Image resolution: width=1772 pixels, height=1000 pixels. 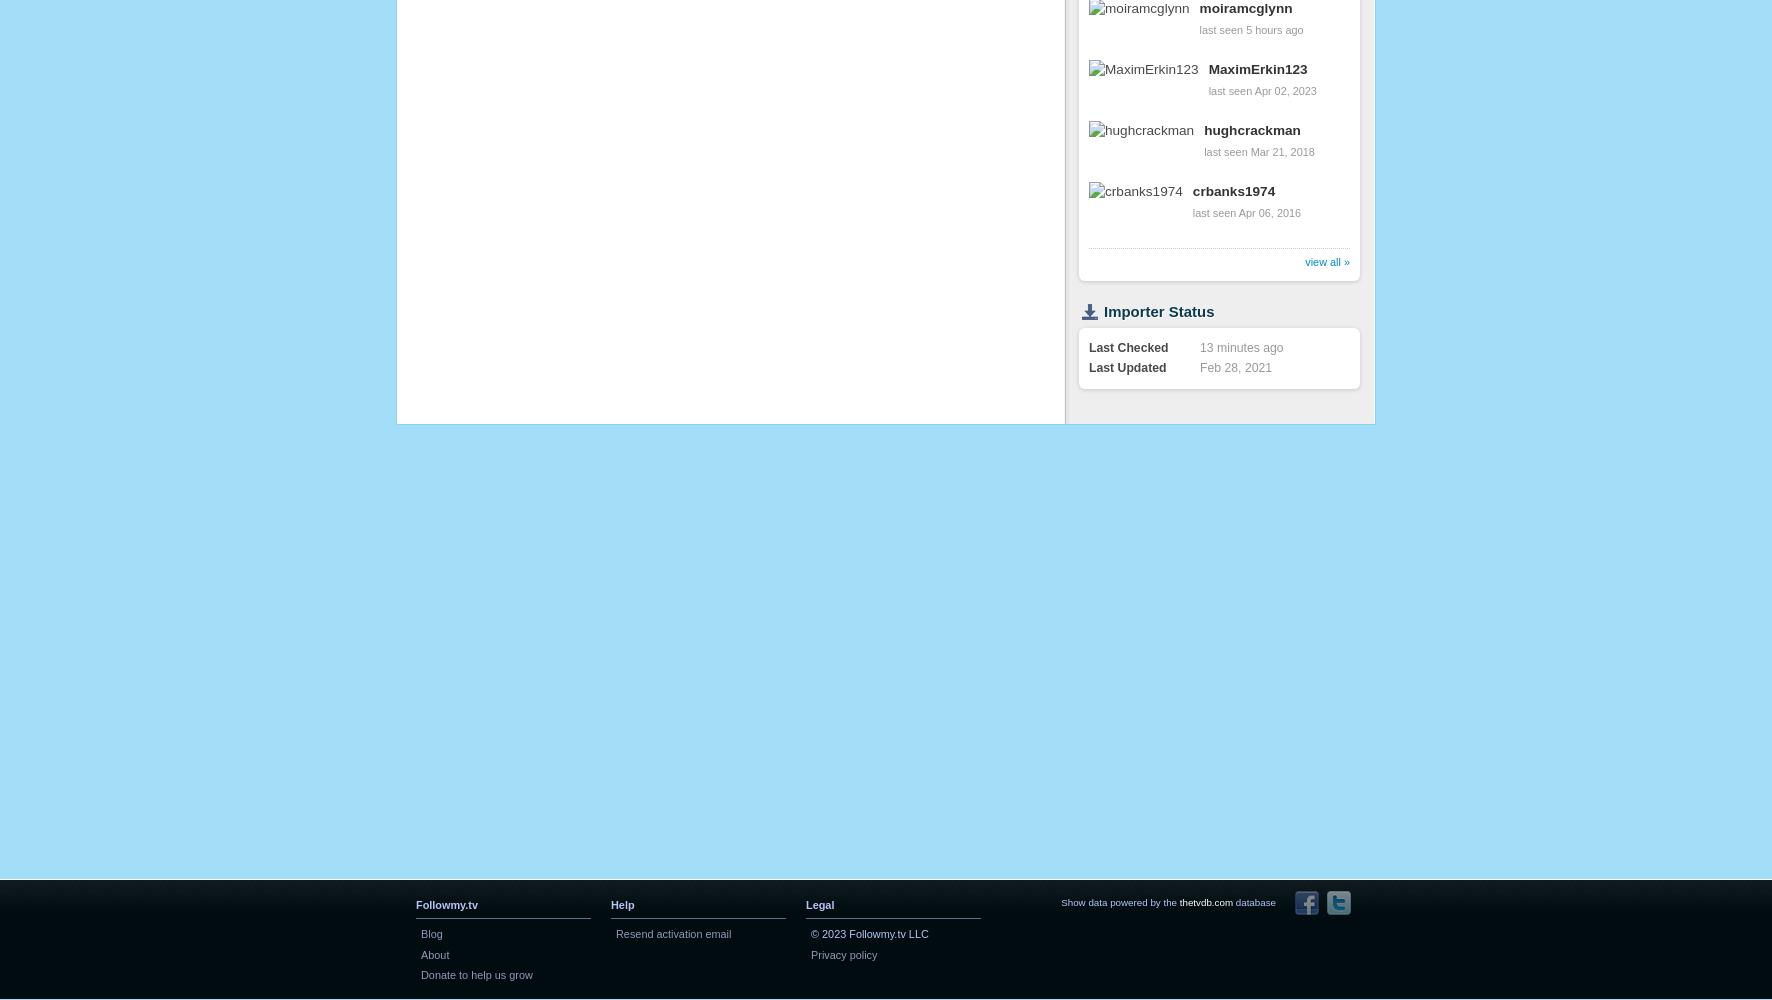 I want to click on '© 2023 Followmy.tv LLC', so click(x=869, y=934).